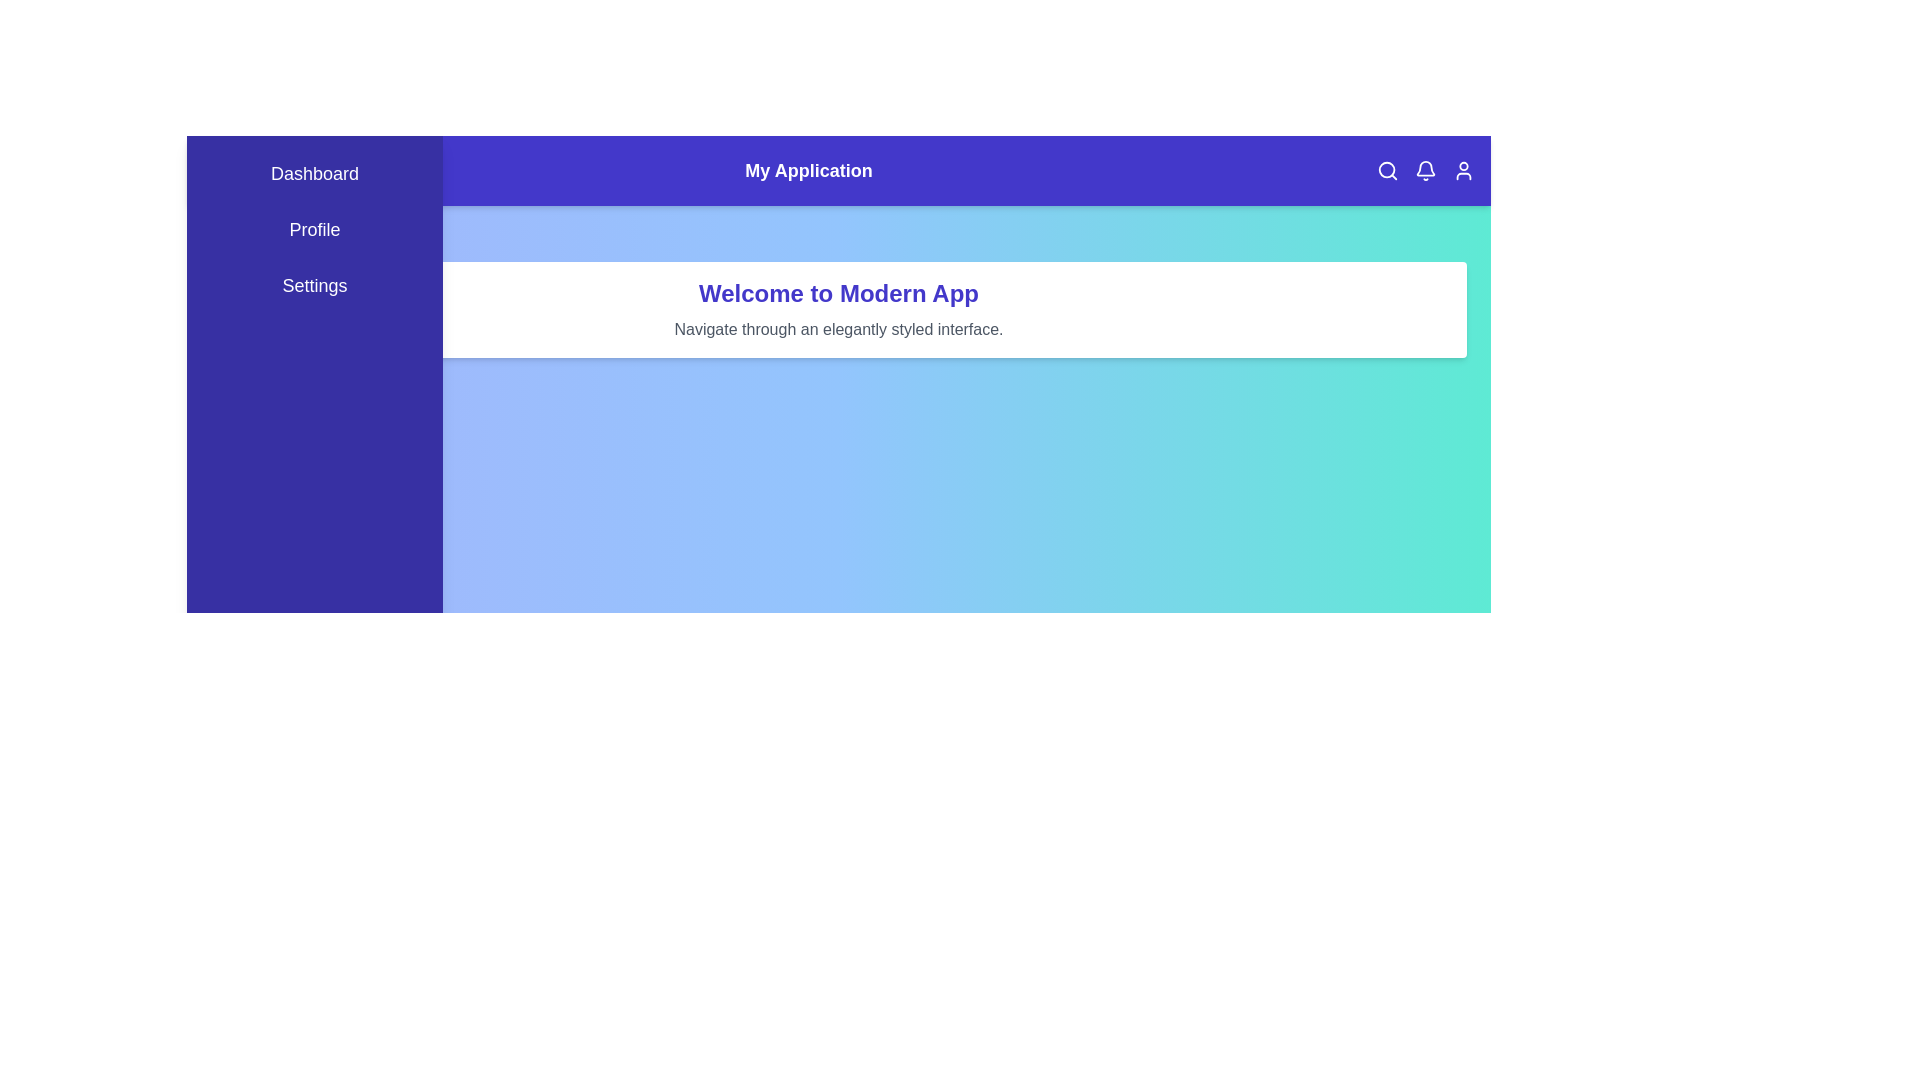  I want to click on the Search icon in the app bar, so click(1386, 169).